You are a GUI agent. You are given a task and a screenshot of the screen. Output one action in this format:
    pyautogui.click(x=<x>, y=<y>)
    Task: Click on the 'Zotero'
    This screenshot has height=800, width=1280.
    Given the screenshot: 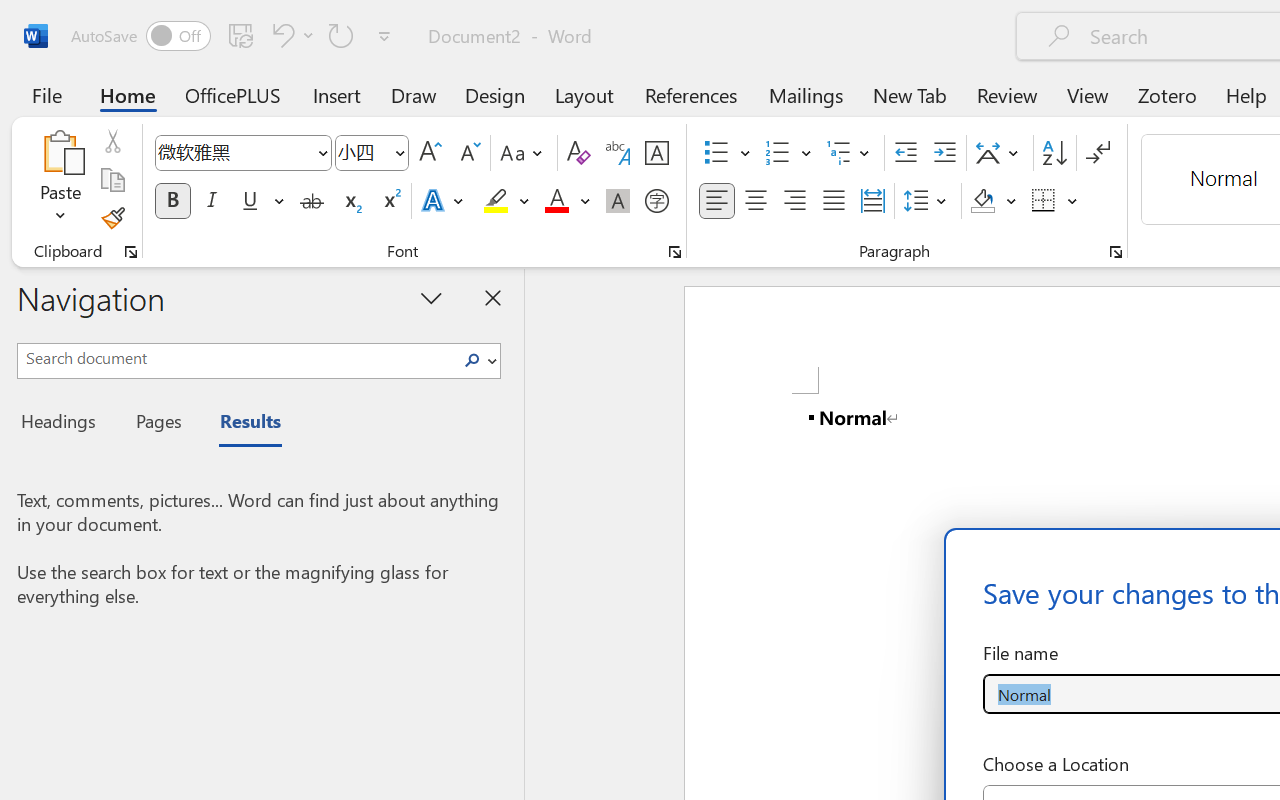 What is the action you would take?
    pyautogui.click(x=1167, y=94)
    